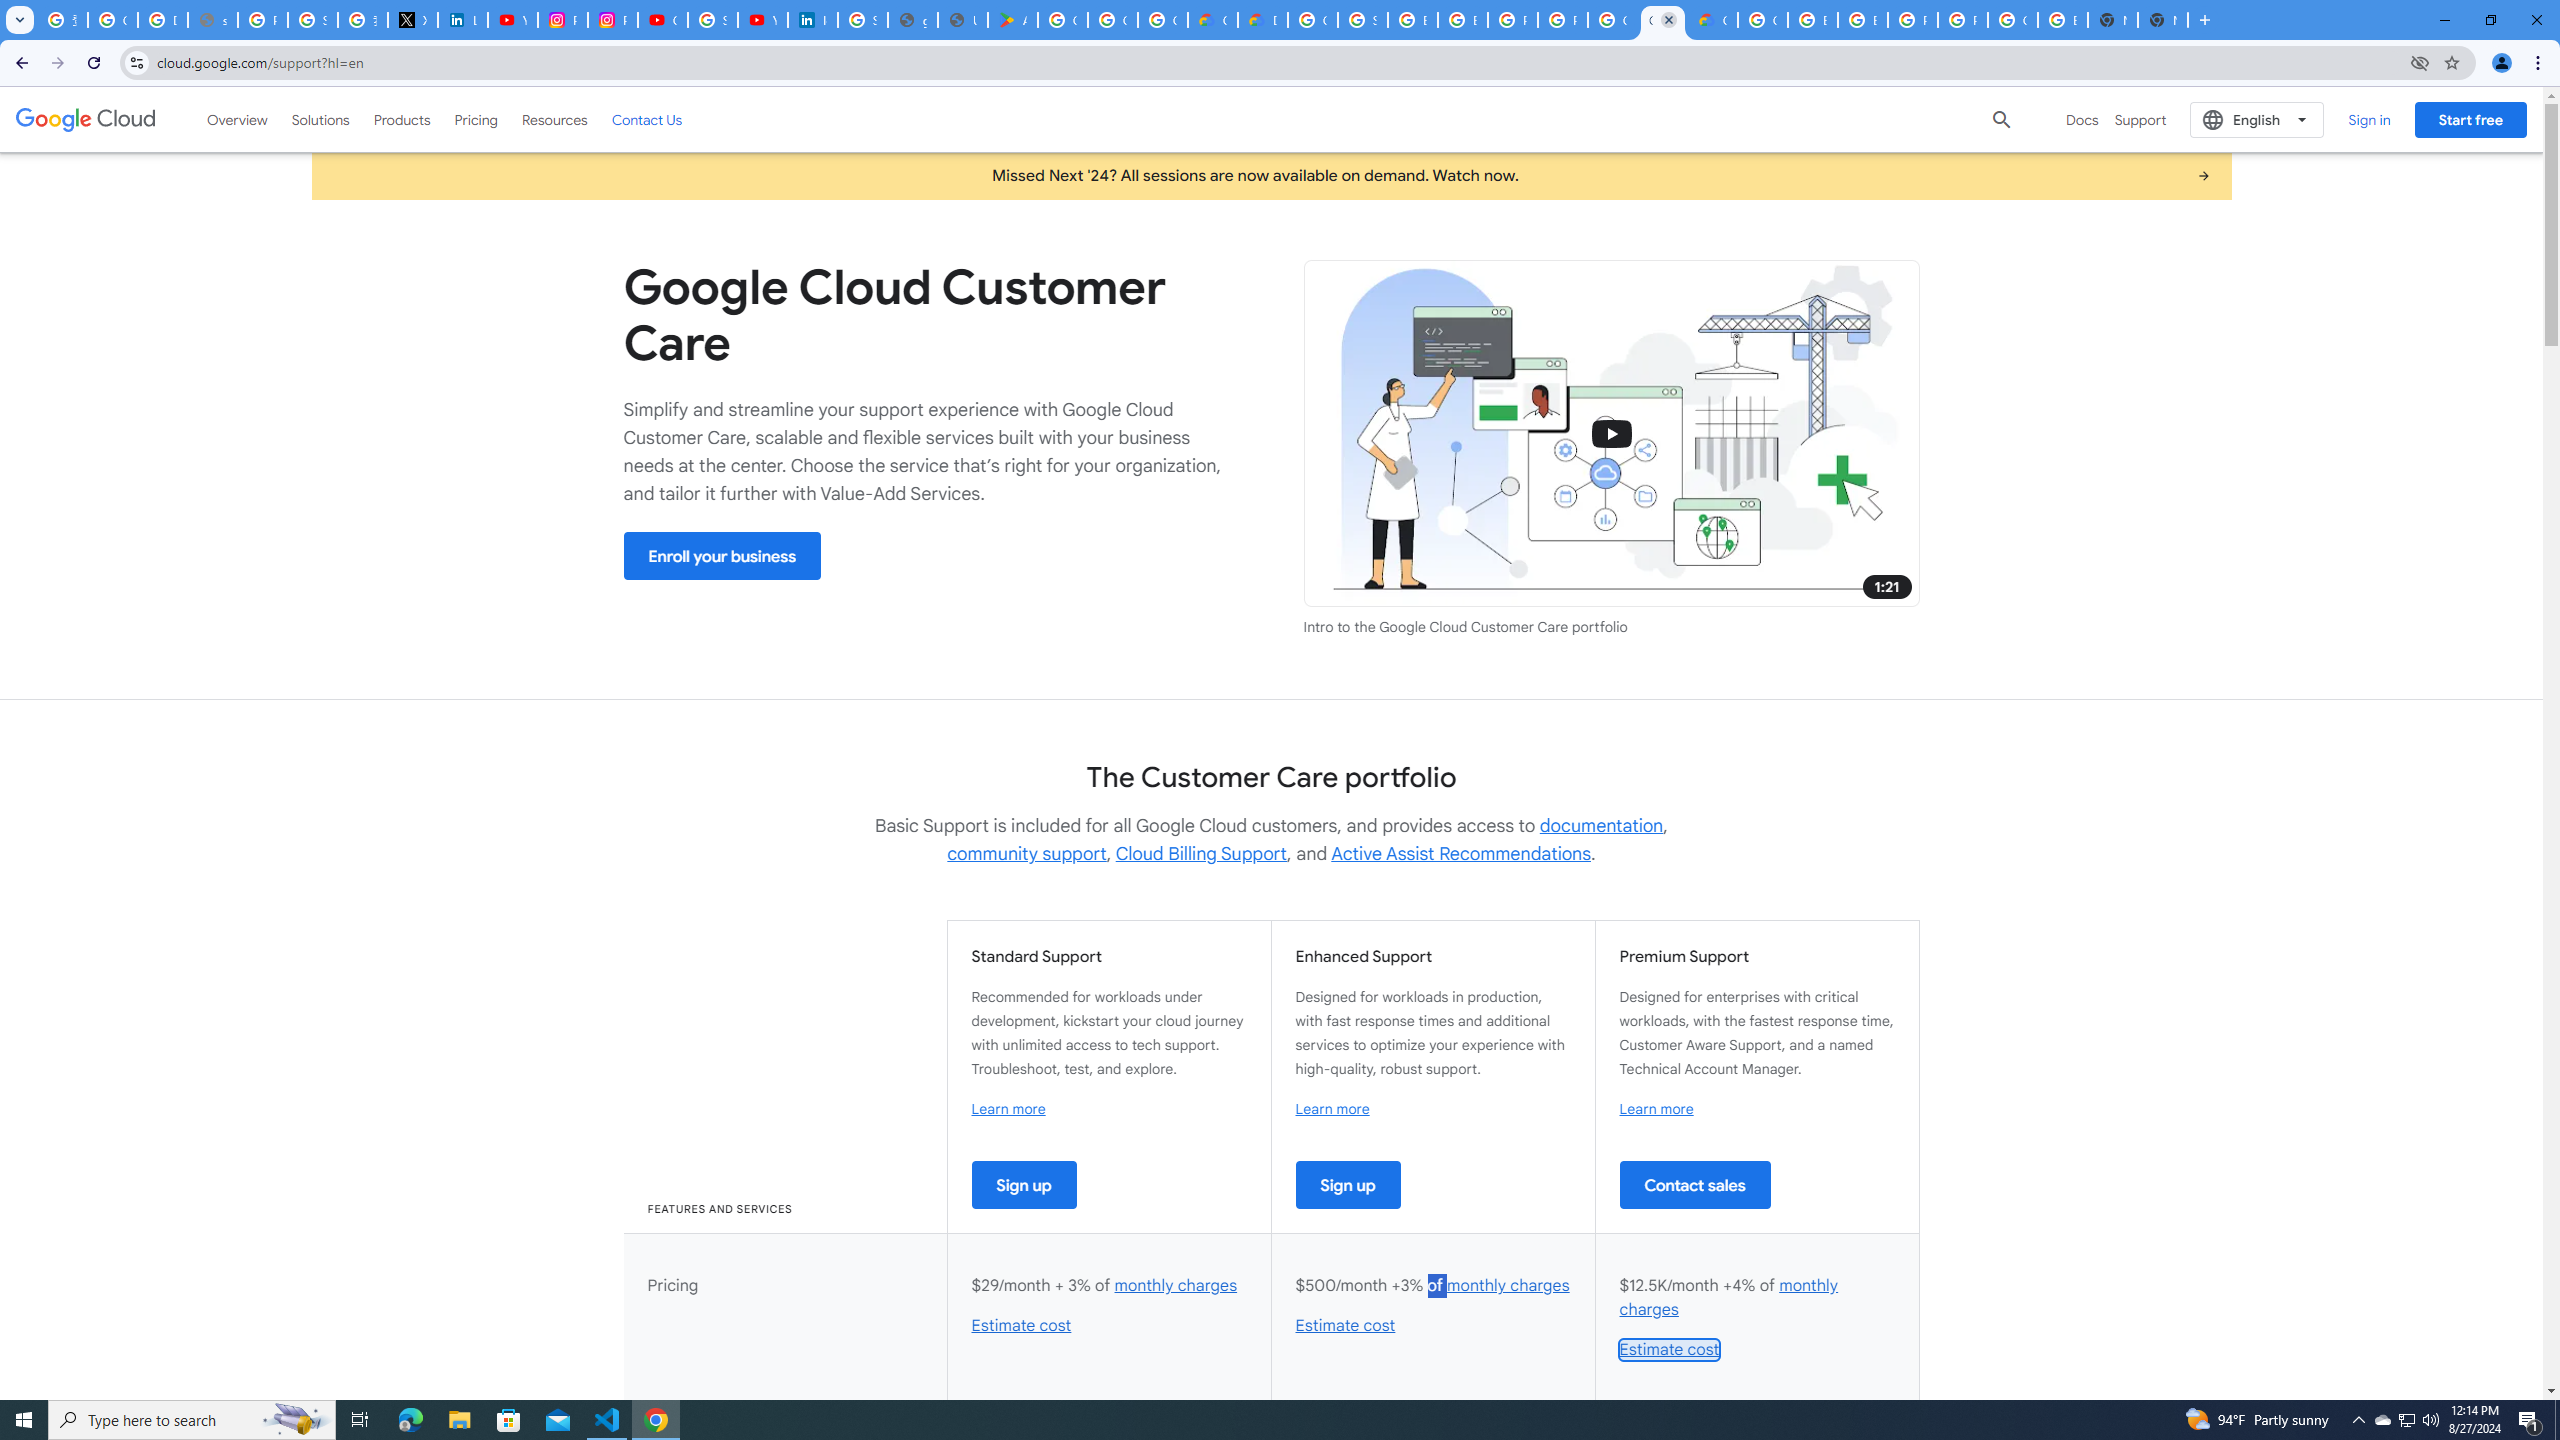 This screenshot has height=1440, width=2560. Describe the element at coordinates (1413, 19) in the screenshot. I see `'Browse Chrome as a guest - Computer - Google Chrome Help'` at that location.